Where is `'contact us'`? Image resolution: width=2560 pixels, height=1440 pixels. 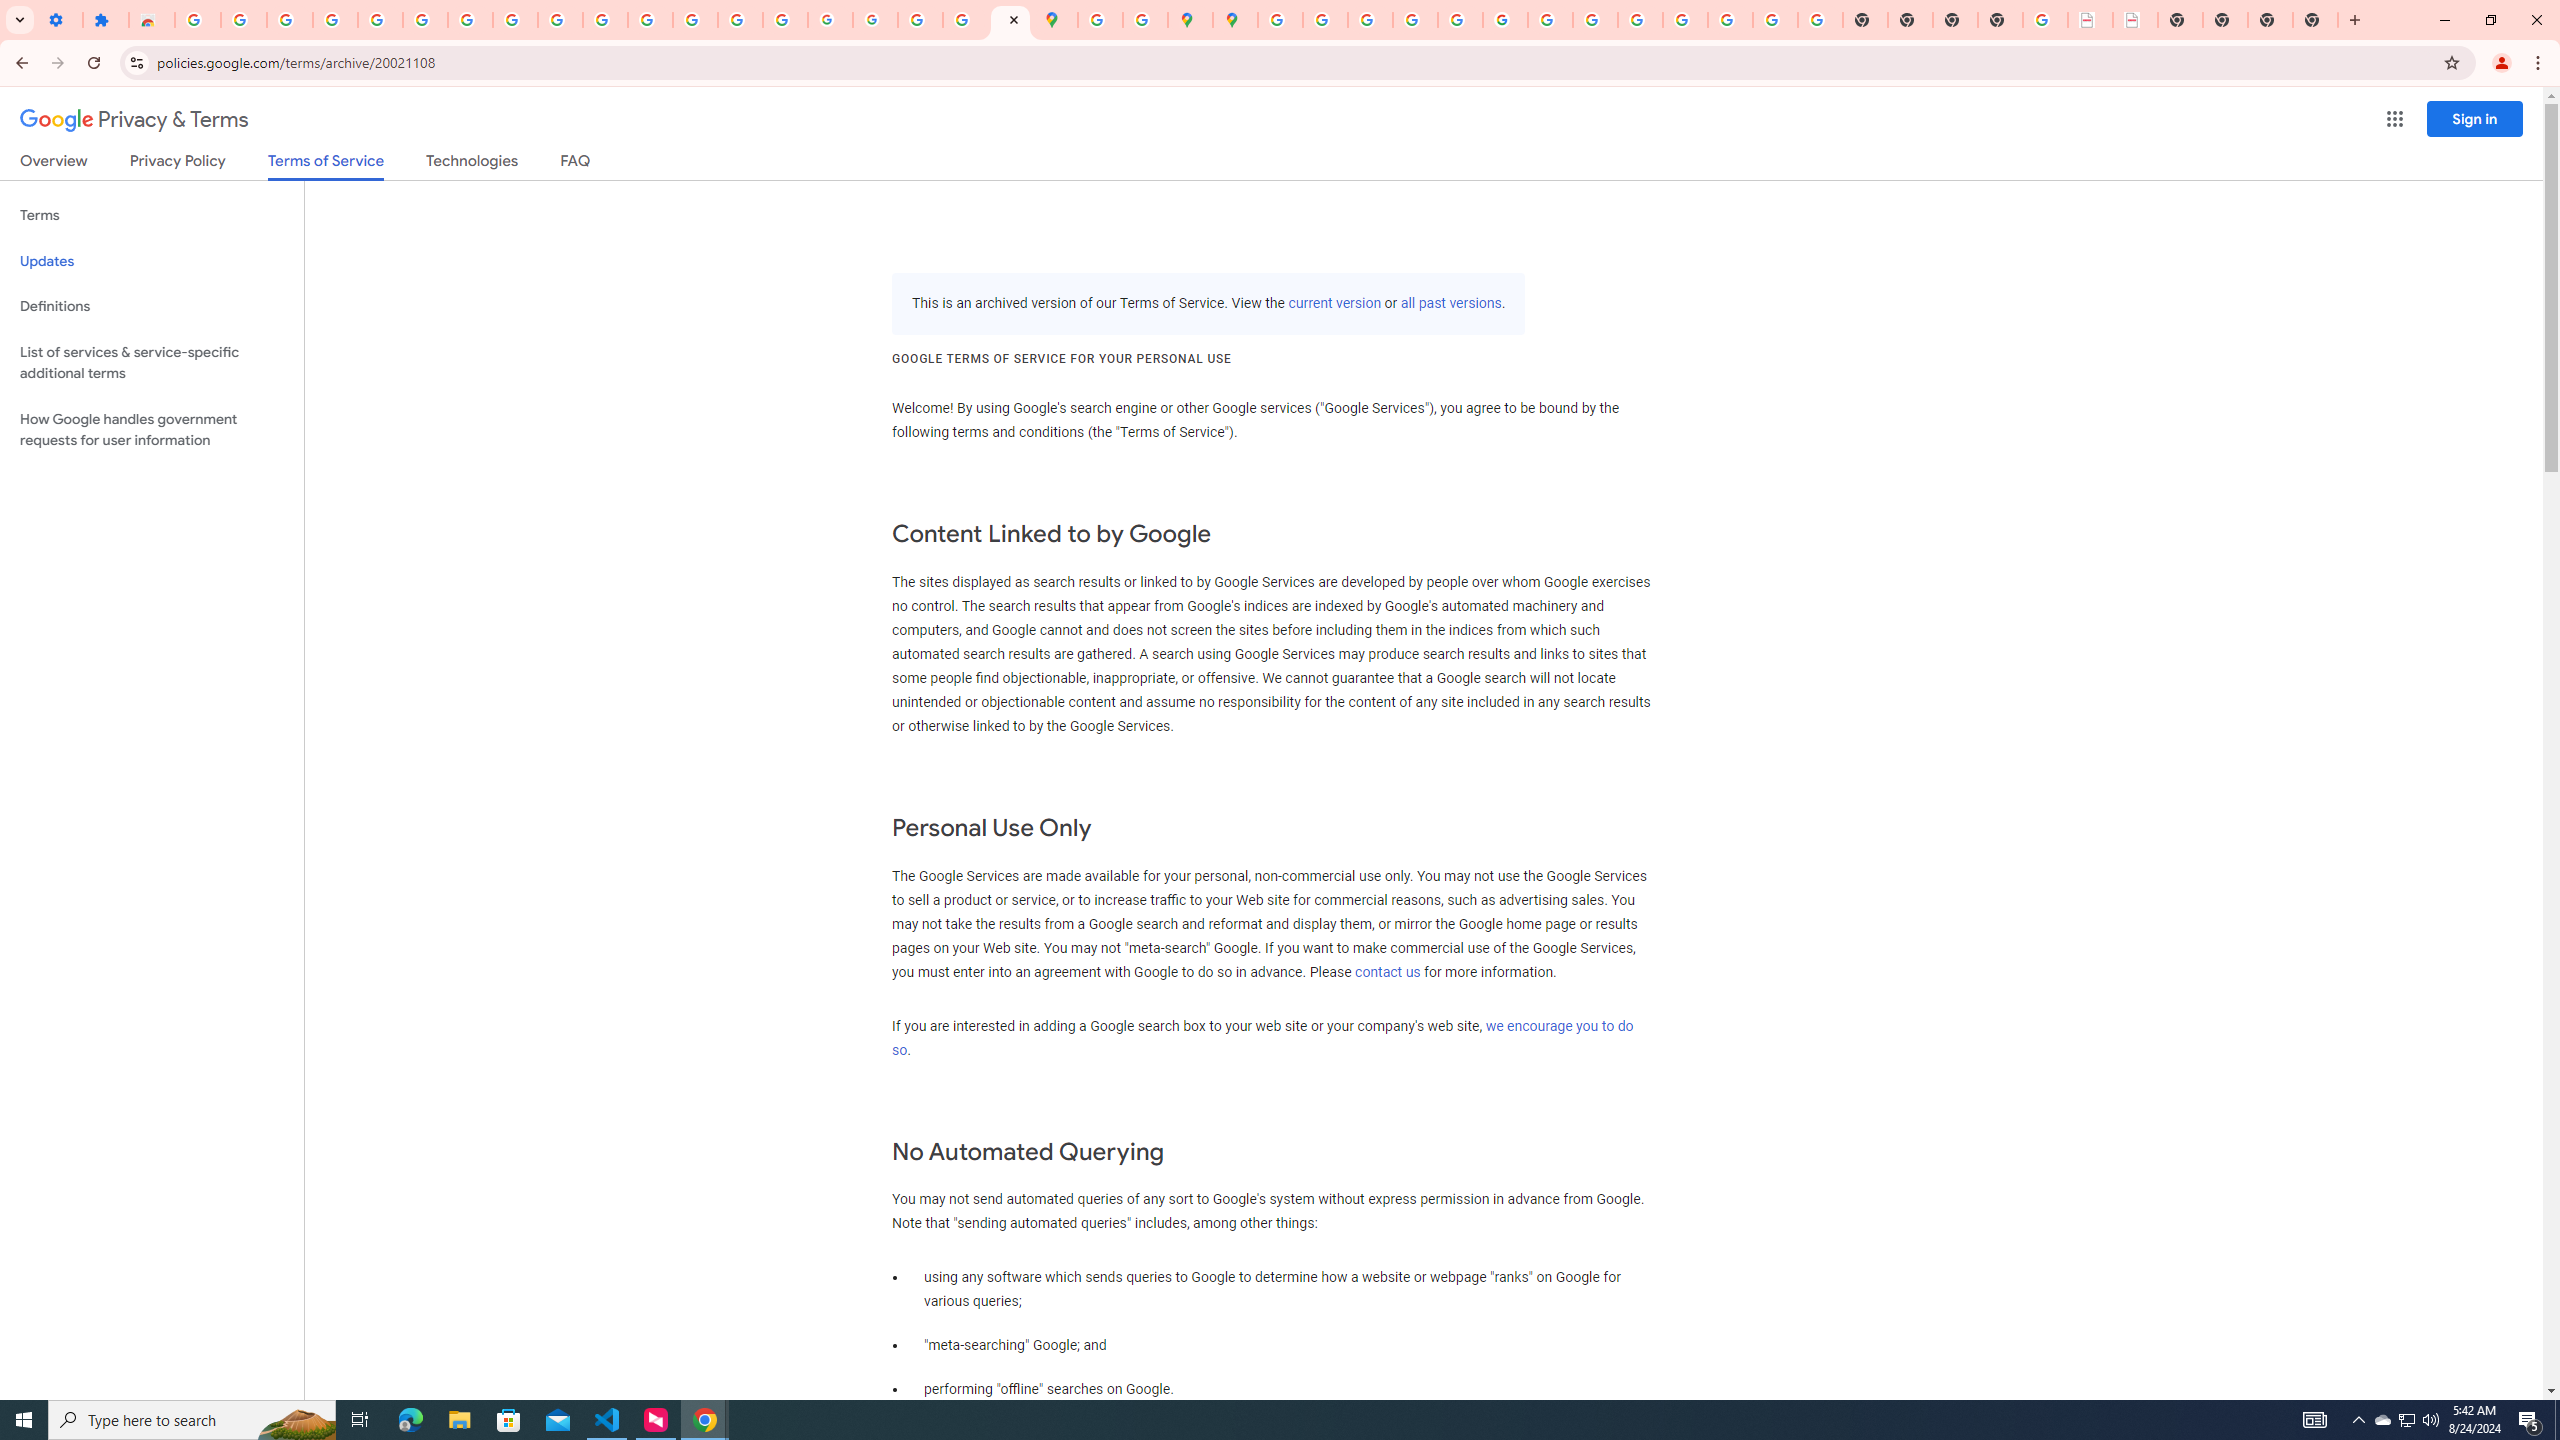 'contact us' is located at coordinates (1386, 972).